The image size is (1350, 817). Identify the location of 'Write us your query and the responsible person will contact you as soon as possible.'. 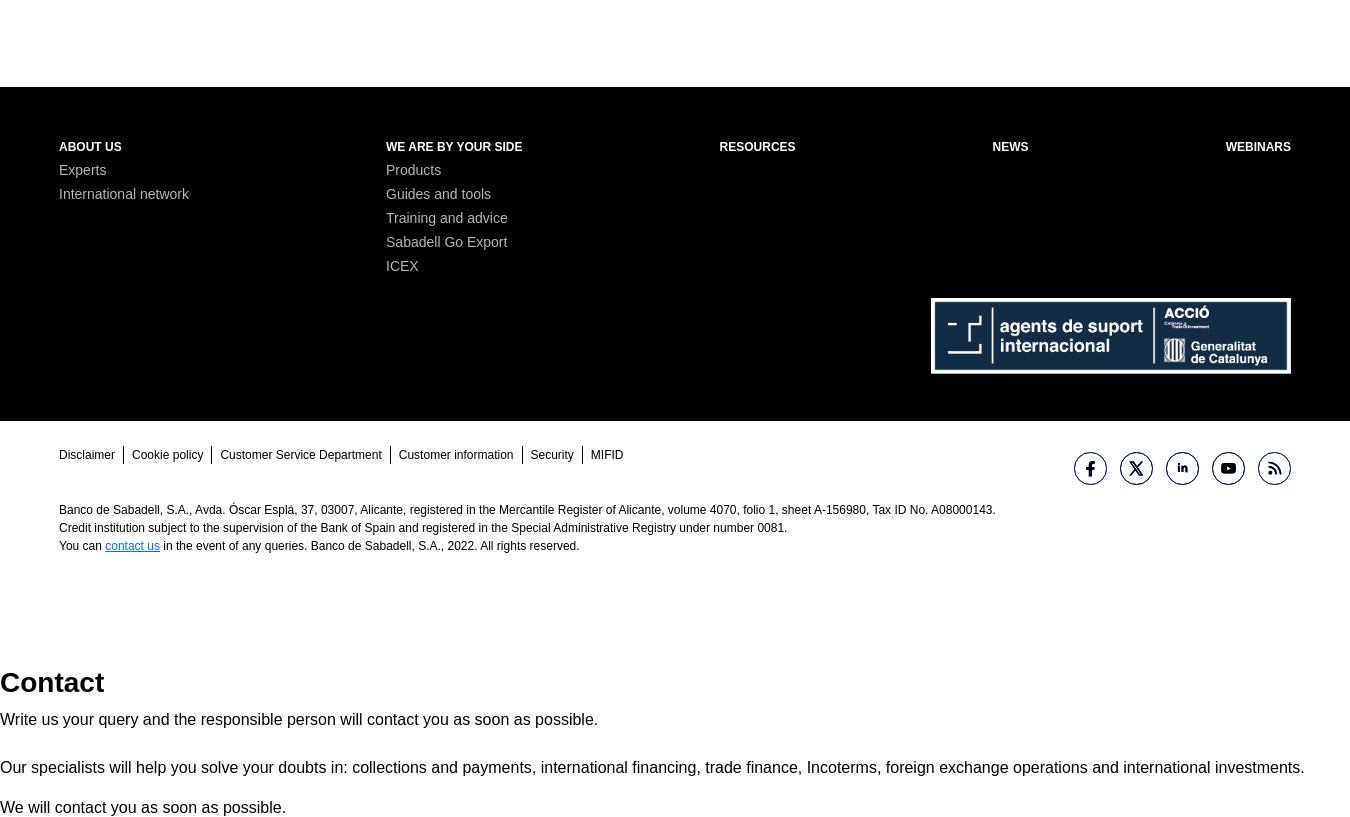
(0, 717).